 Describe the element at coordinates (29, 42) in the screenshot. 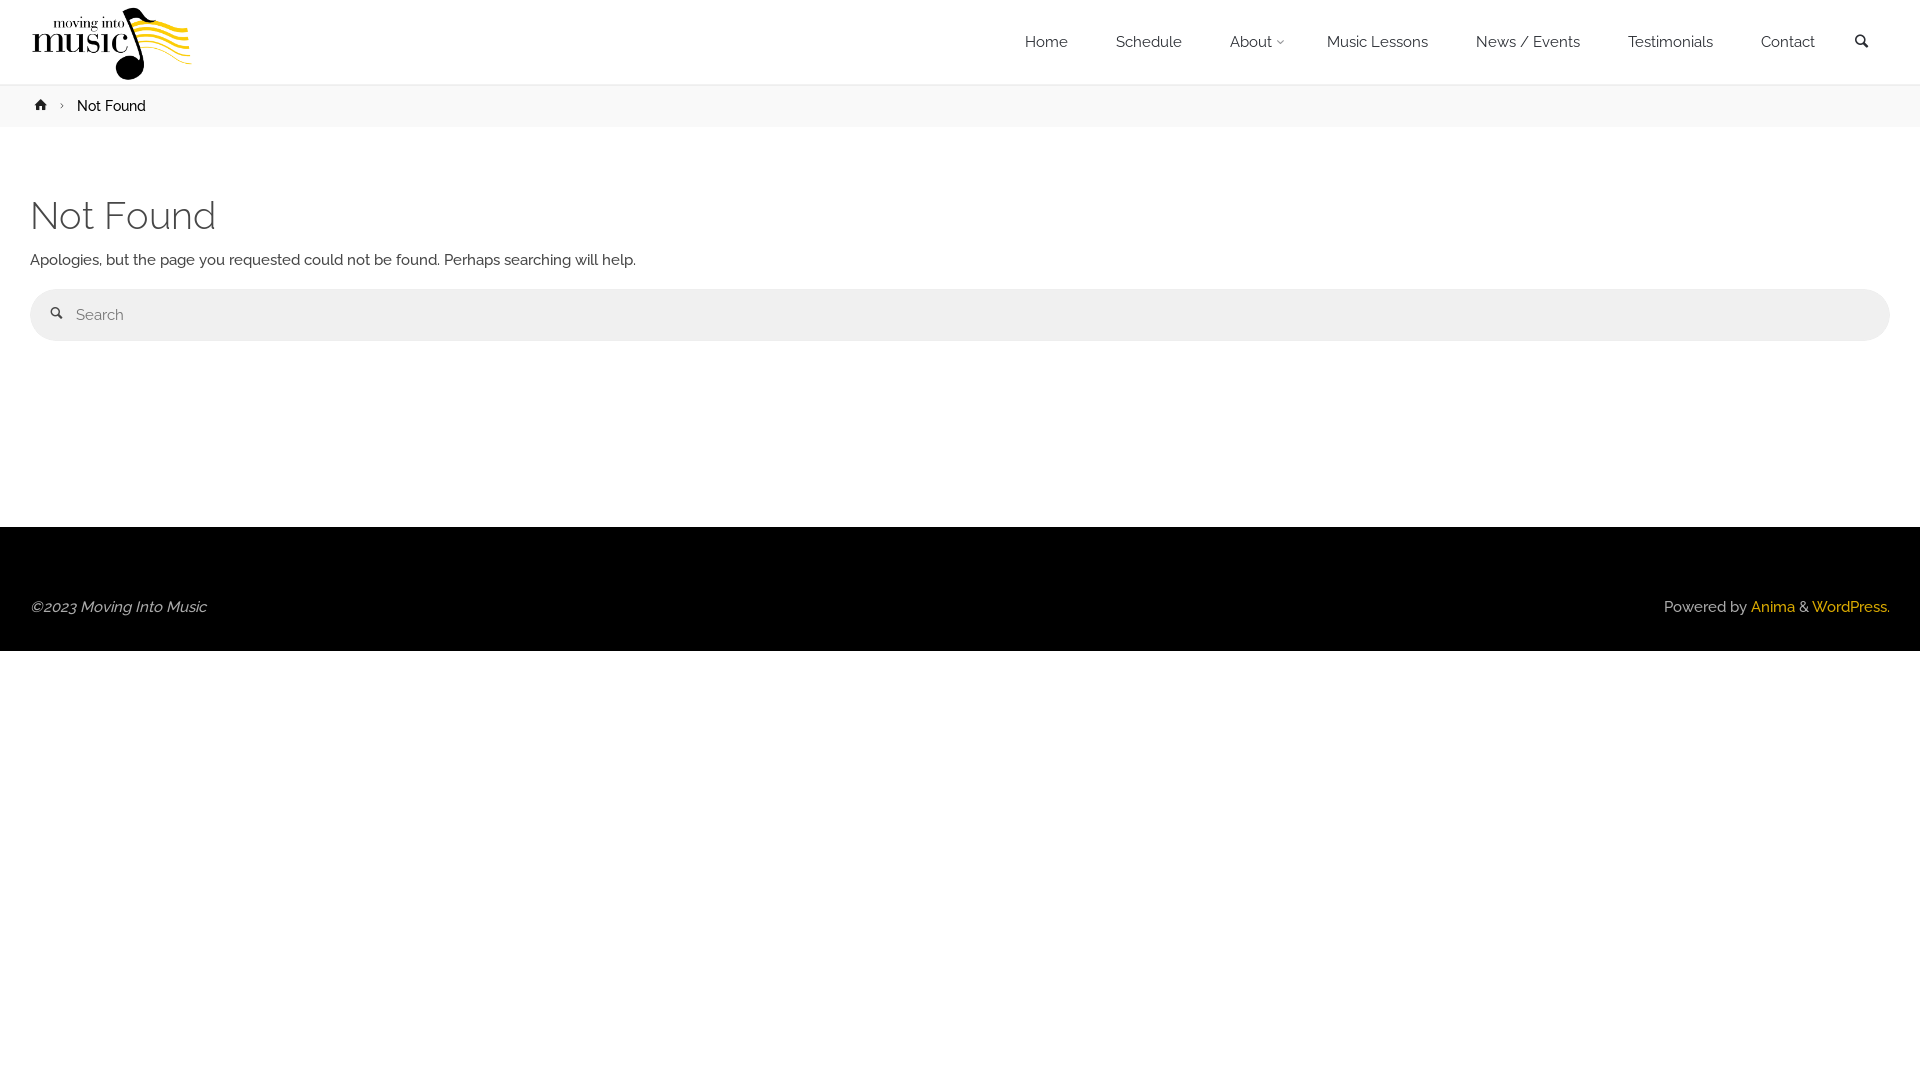

I see `'Moving Into Music'` at that location.